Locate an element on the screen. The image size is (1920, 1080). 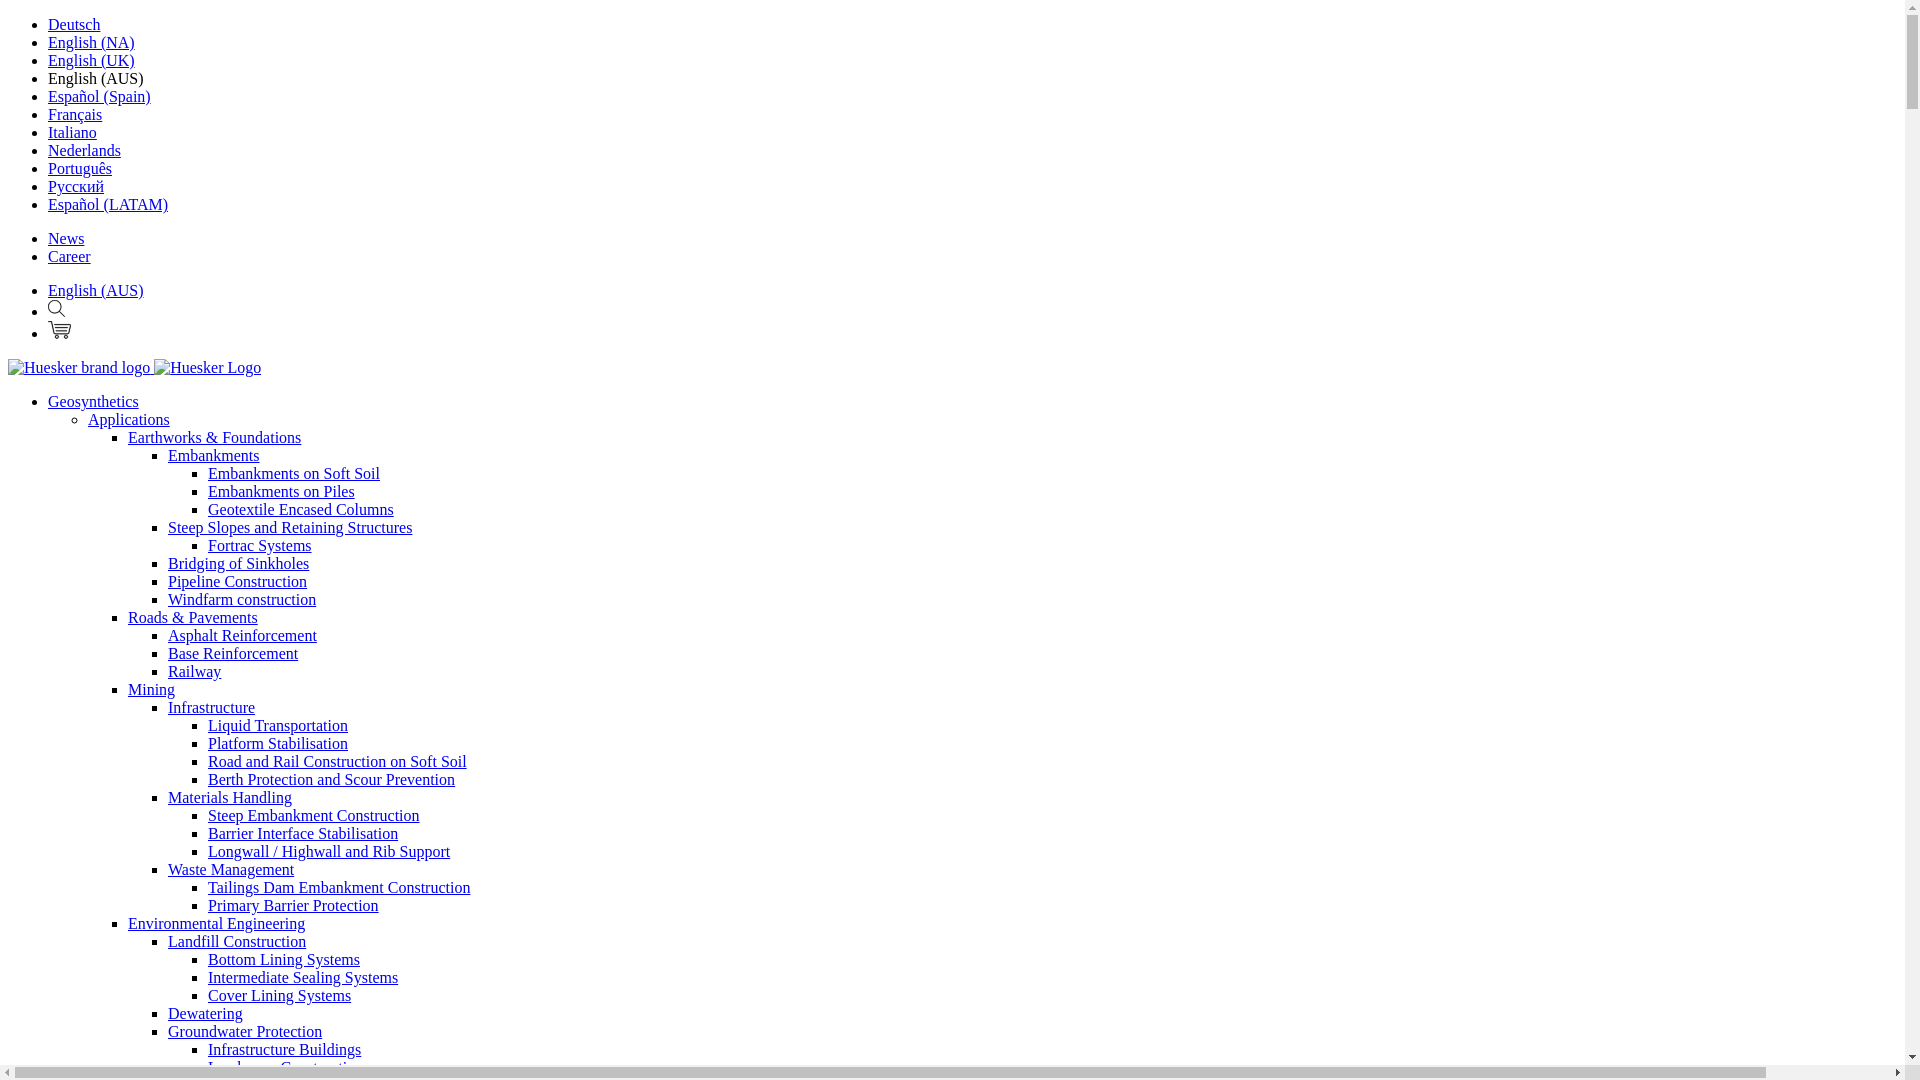
'Infrastructure Buildings' is located at coordinates (283, 1048).